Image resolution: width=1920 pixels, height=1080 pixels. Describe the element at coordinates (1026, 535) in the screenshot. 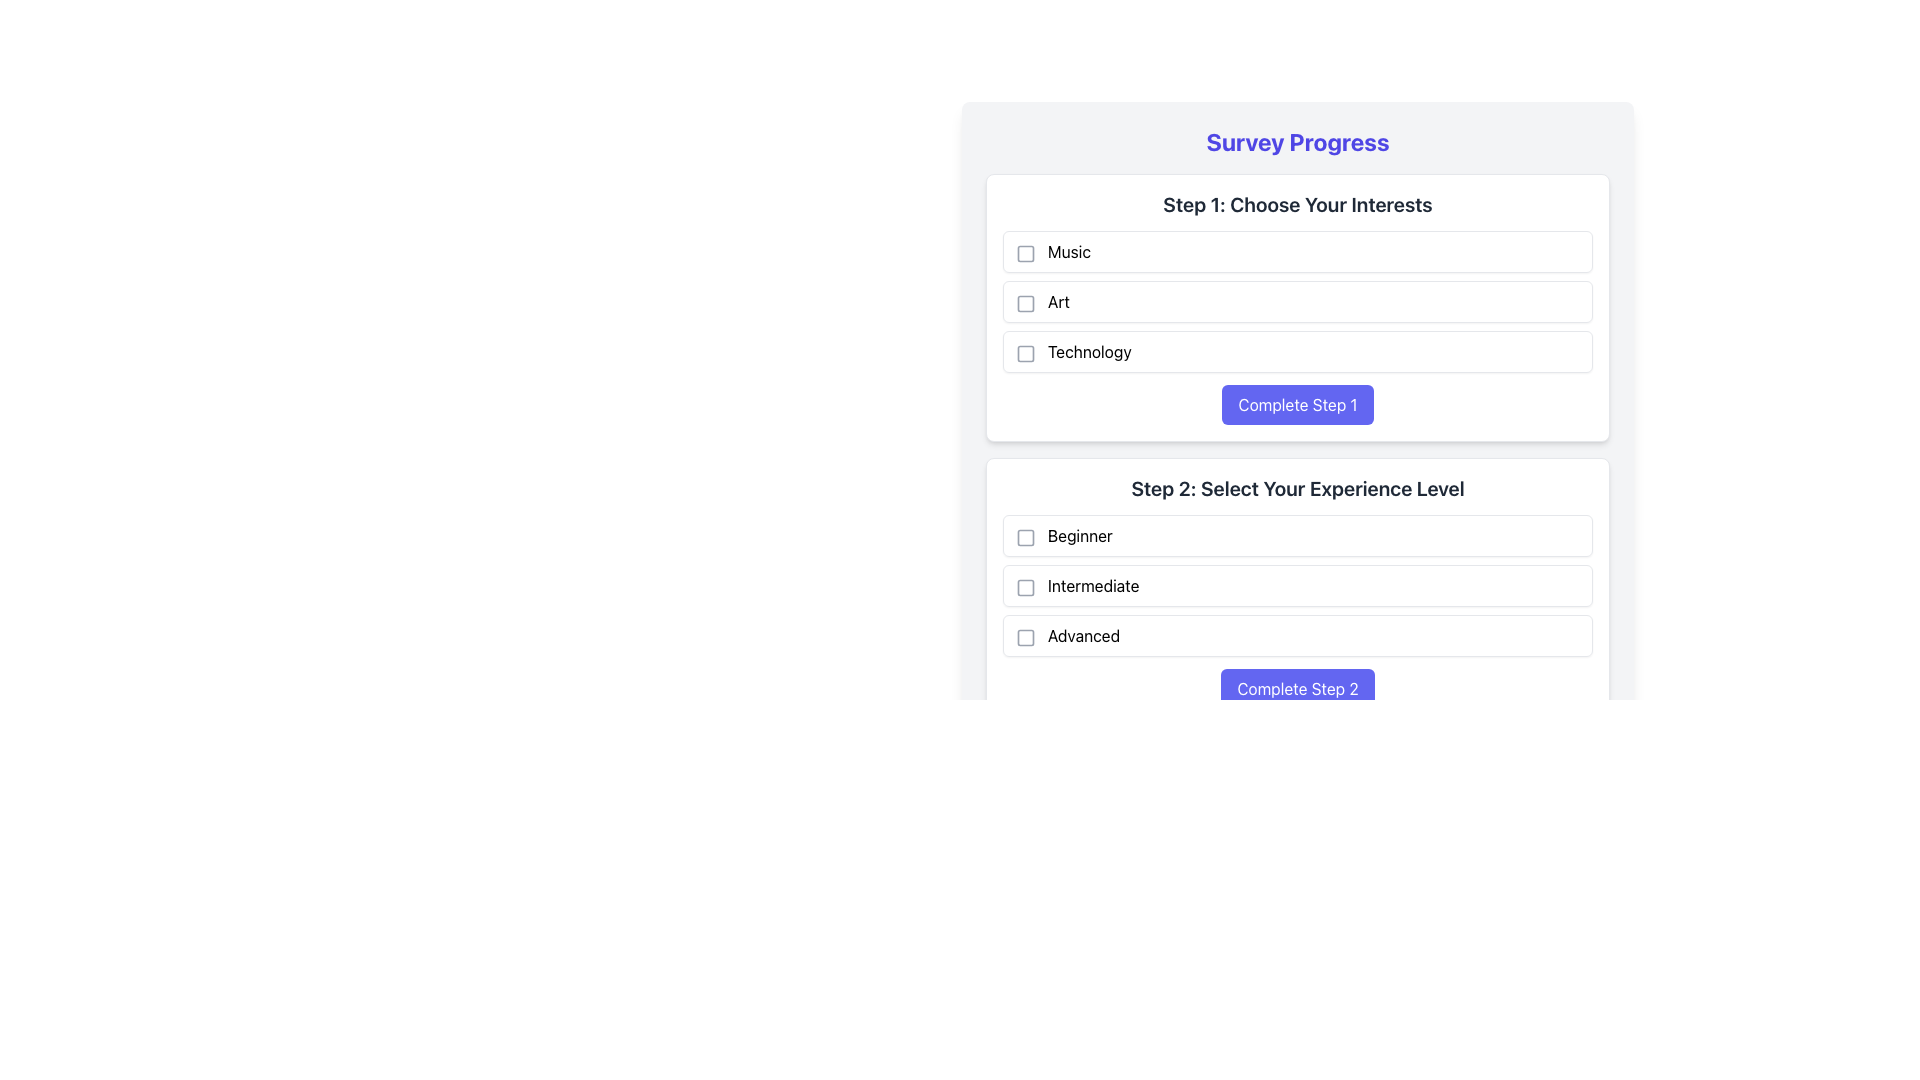

I see `the unchecked checkbox graphic next to the label 'Beginner'` at that location.